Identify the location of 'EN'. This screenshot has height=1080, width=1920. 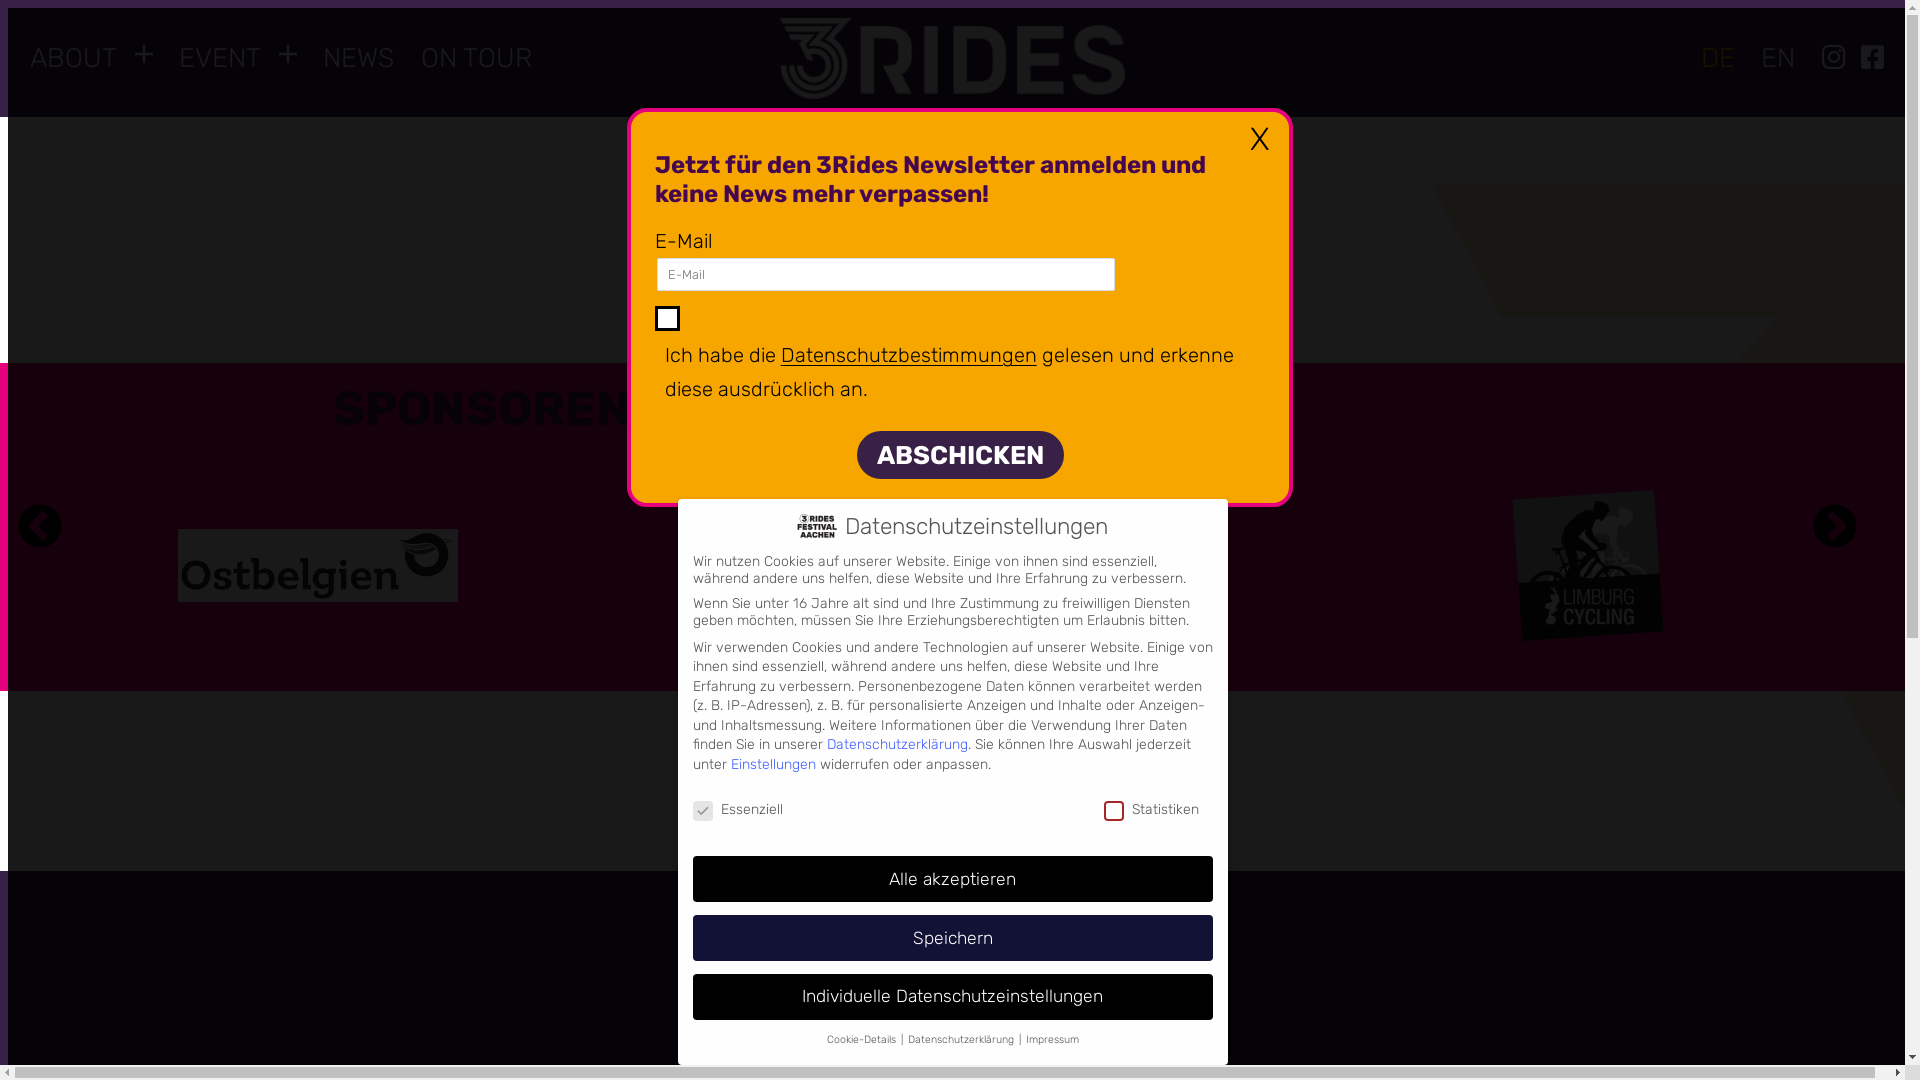
(1777, 57).